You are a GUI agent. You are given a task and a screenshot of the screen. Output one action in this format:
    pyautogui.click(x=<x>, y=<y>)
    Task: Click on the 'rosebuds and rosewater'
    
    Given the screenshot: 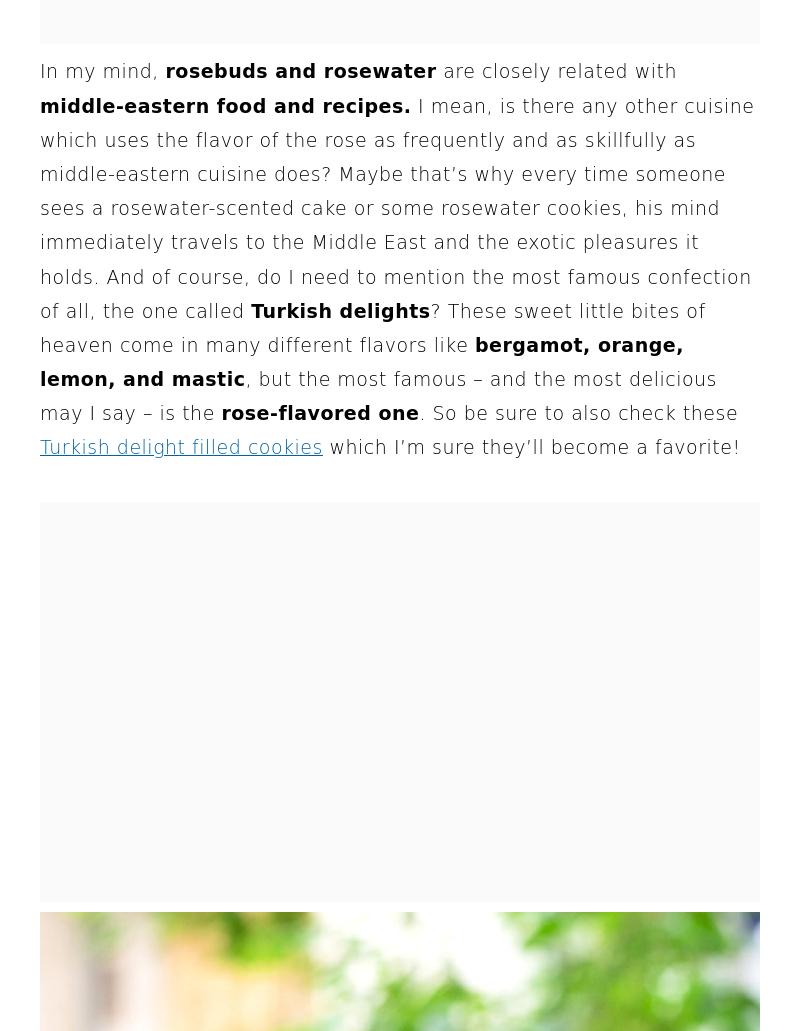 What is the action you would take?
    pyautogui.click(x=300, y=71)
    